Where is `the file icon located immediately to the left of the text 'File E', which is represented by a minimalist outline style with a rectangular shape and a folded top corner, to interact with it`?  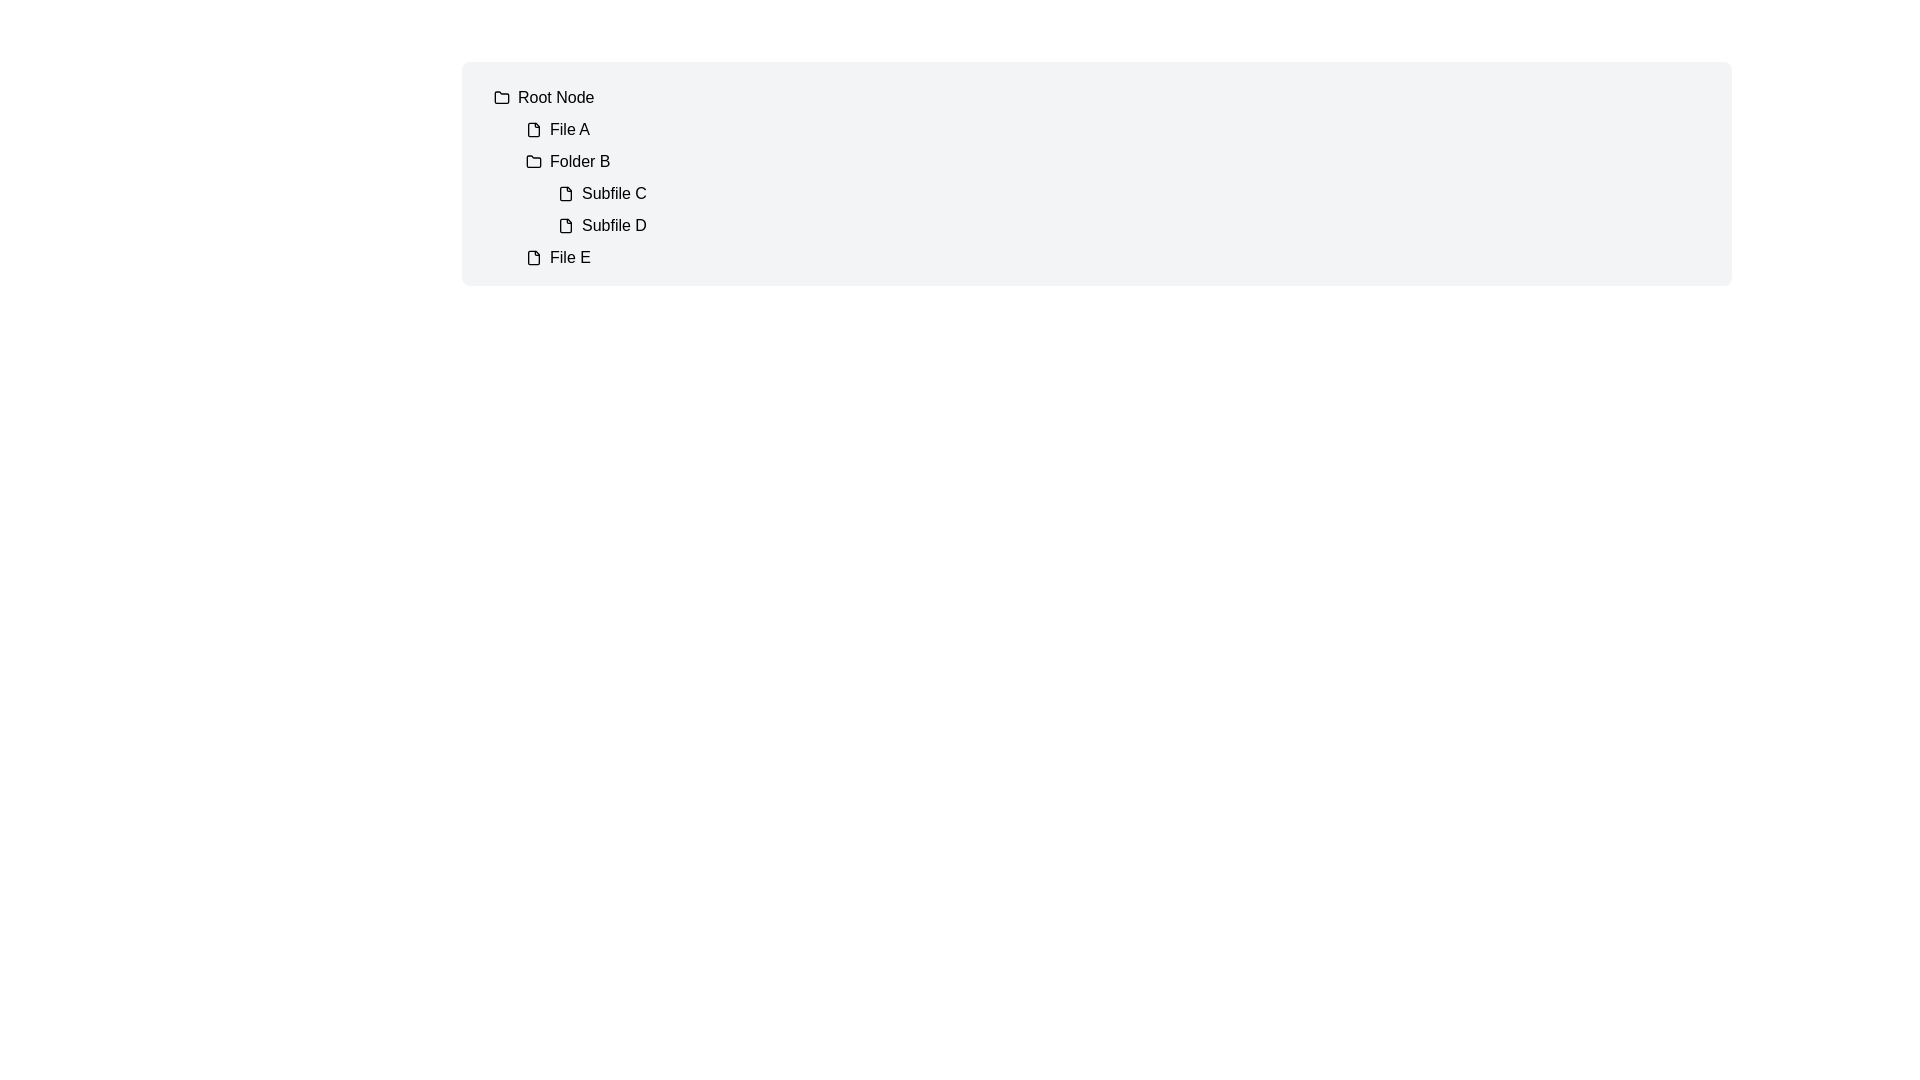
the file icon located immediately to the left of the text 'File E', which is represented by a minimalist outline style with a rectangular shape and a folded top corner, to interact with it is located at coordinates (533, 257).